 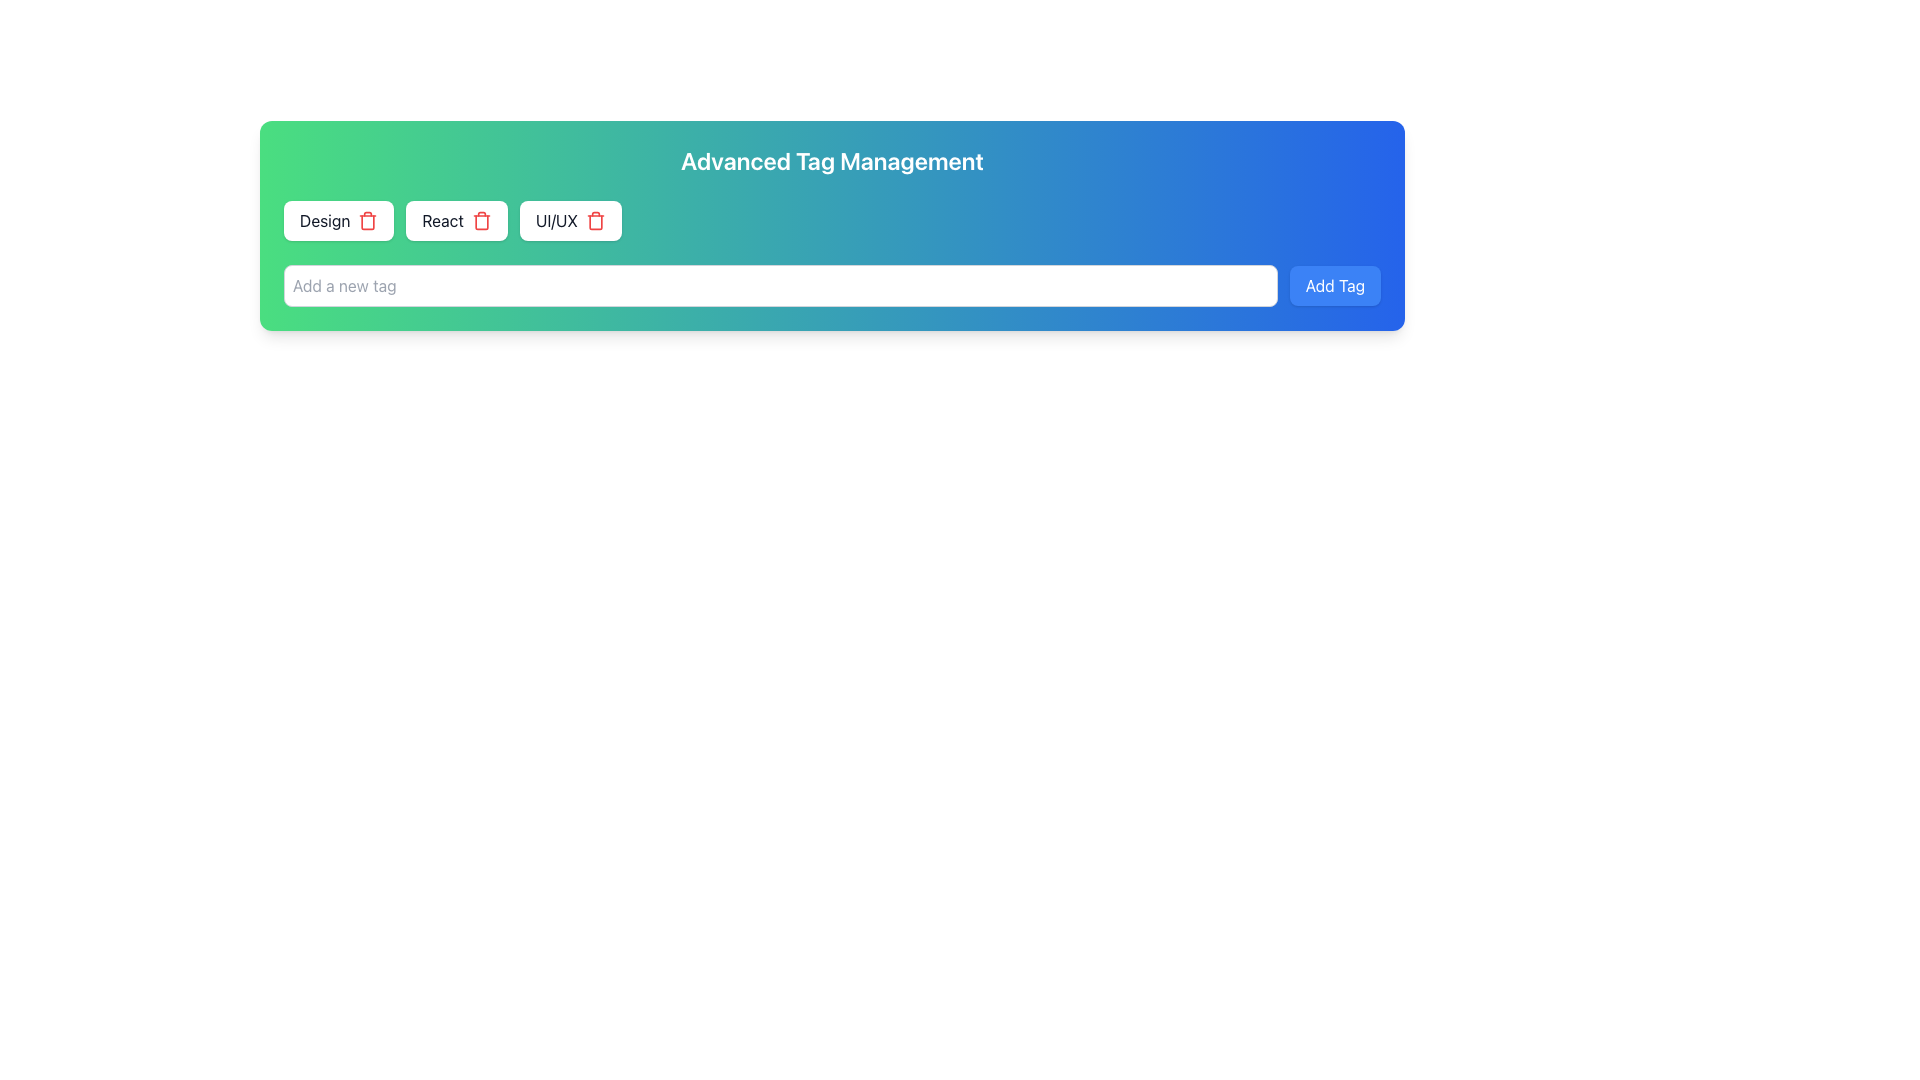 What do you see at coordinates (594, 222) in the screenshot?
I see `the trash can icon outlined in red to delete the 'UI/UX' tag` at bounding box center [594, 222].